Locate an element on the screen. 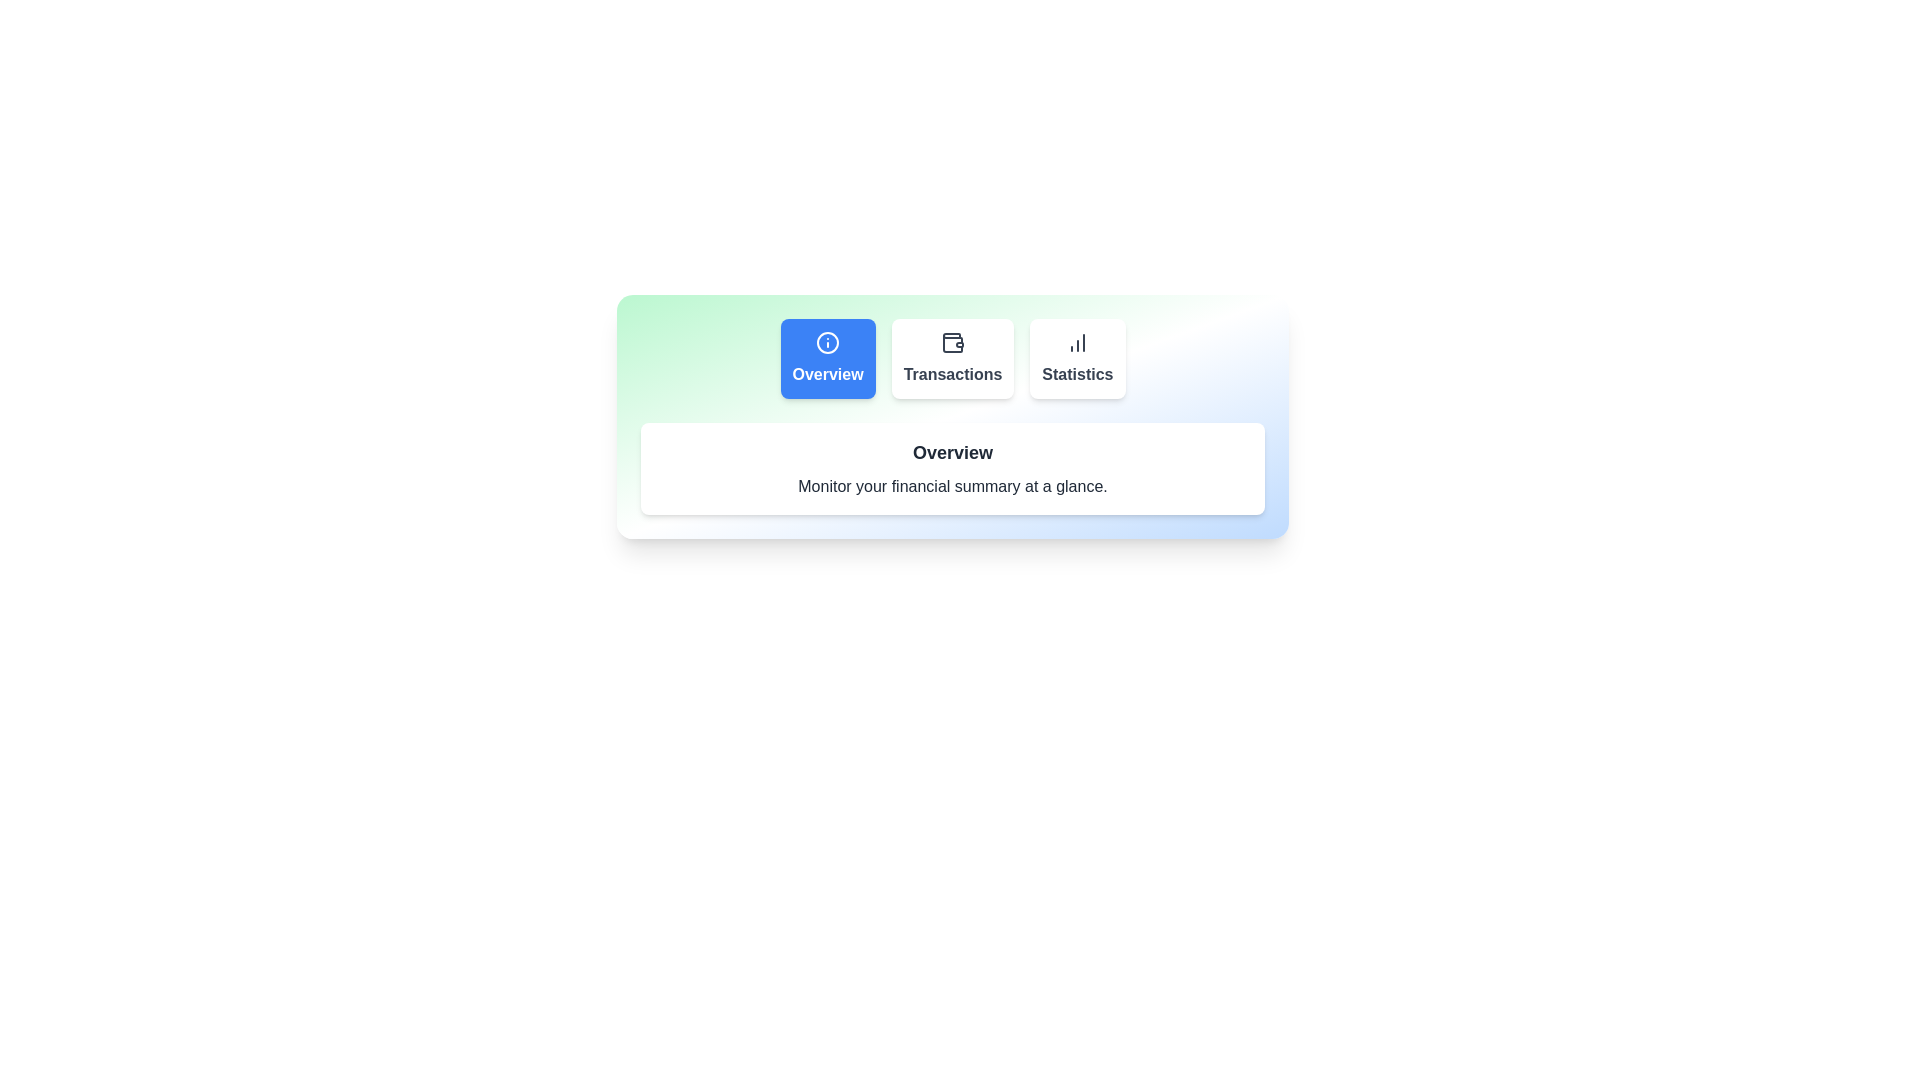 The height and width of the screenshot is (1080, 1920). the active 'Overview' tab to confirm its functionality is located at coordinates (828, 357).